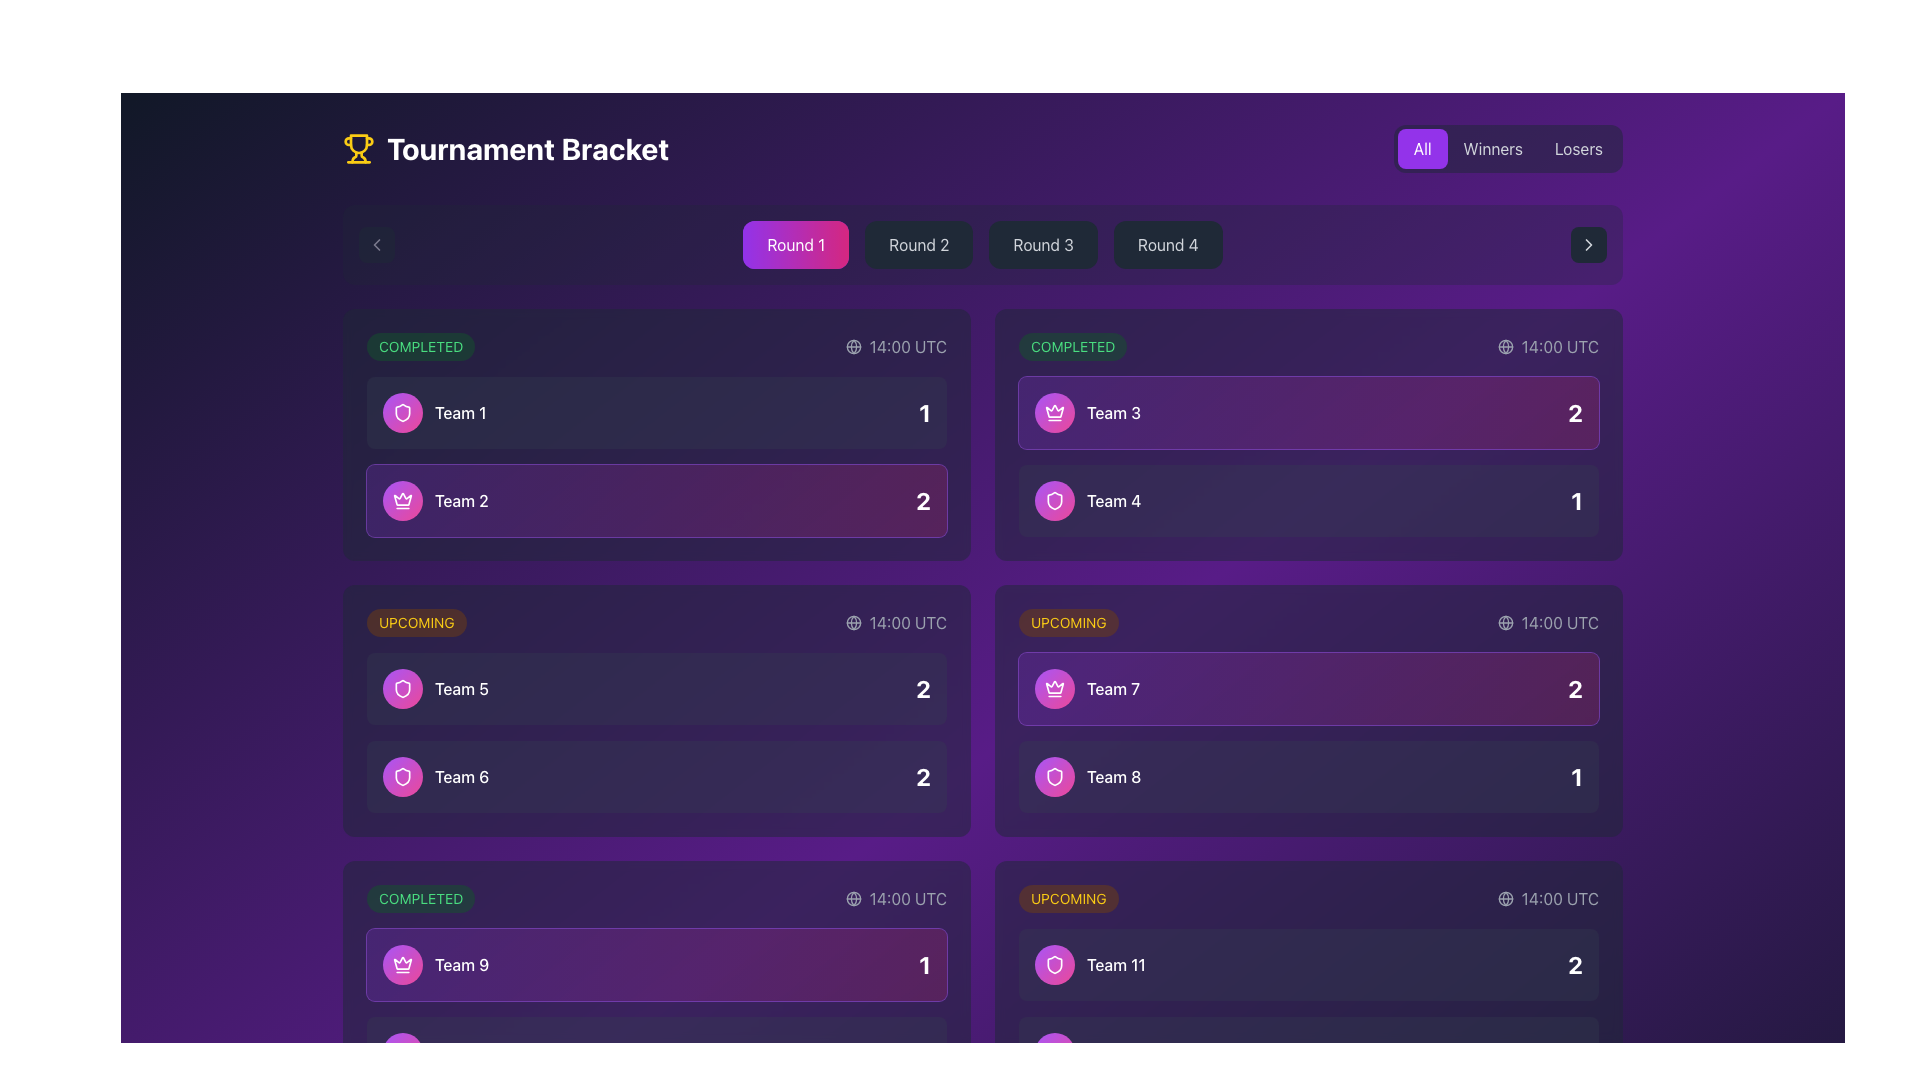  What do you see at coordinates (922, 775) in the screenshot?
I see `numeric display value of the text label indicating the score or rank for 'Team 6', positioned at the bottom-right corner adjacent to 'Team 6'` at bounding box center [922, 775].